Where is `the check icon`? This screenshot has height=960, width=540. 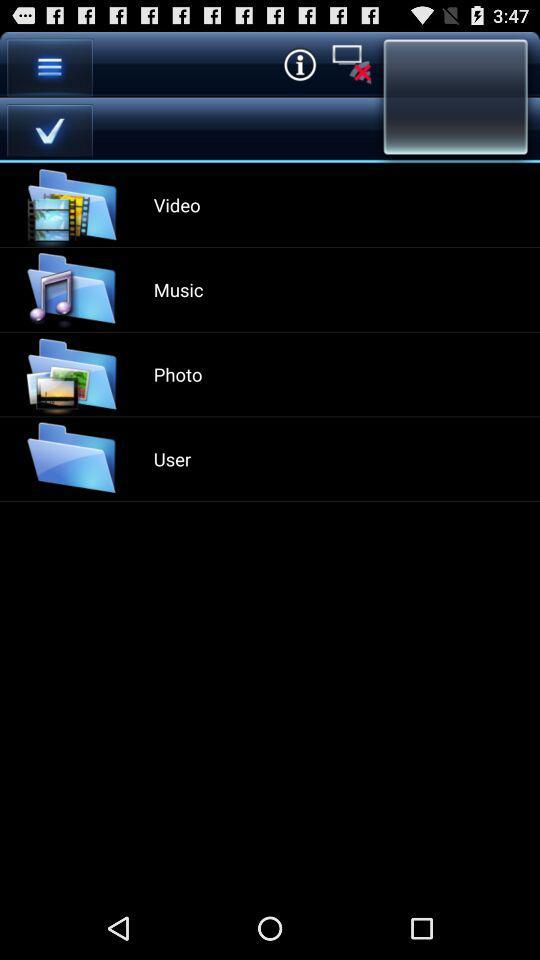
the check icon is located at coordinates (50, 138).